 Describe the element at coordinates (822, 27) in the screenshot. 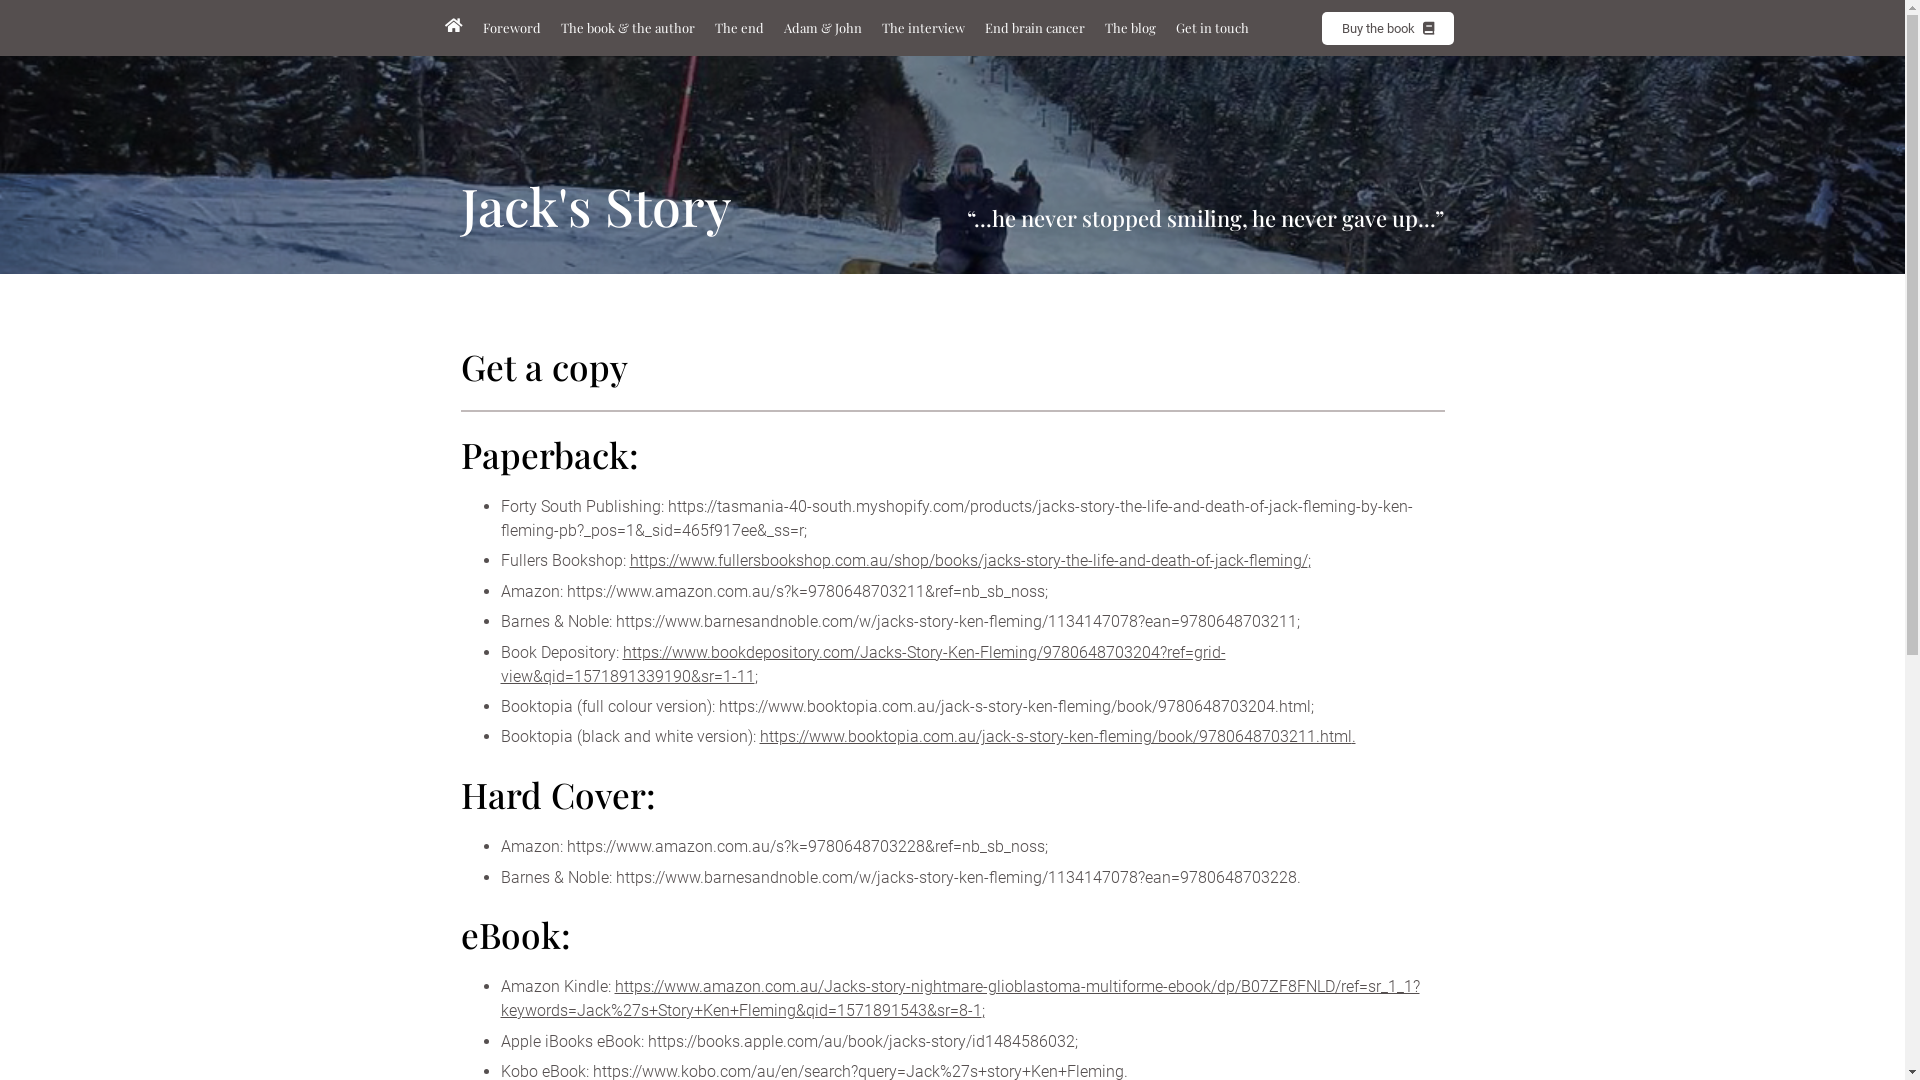

I see `'Adam & John'` at that location.